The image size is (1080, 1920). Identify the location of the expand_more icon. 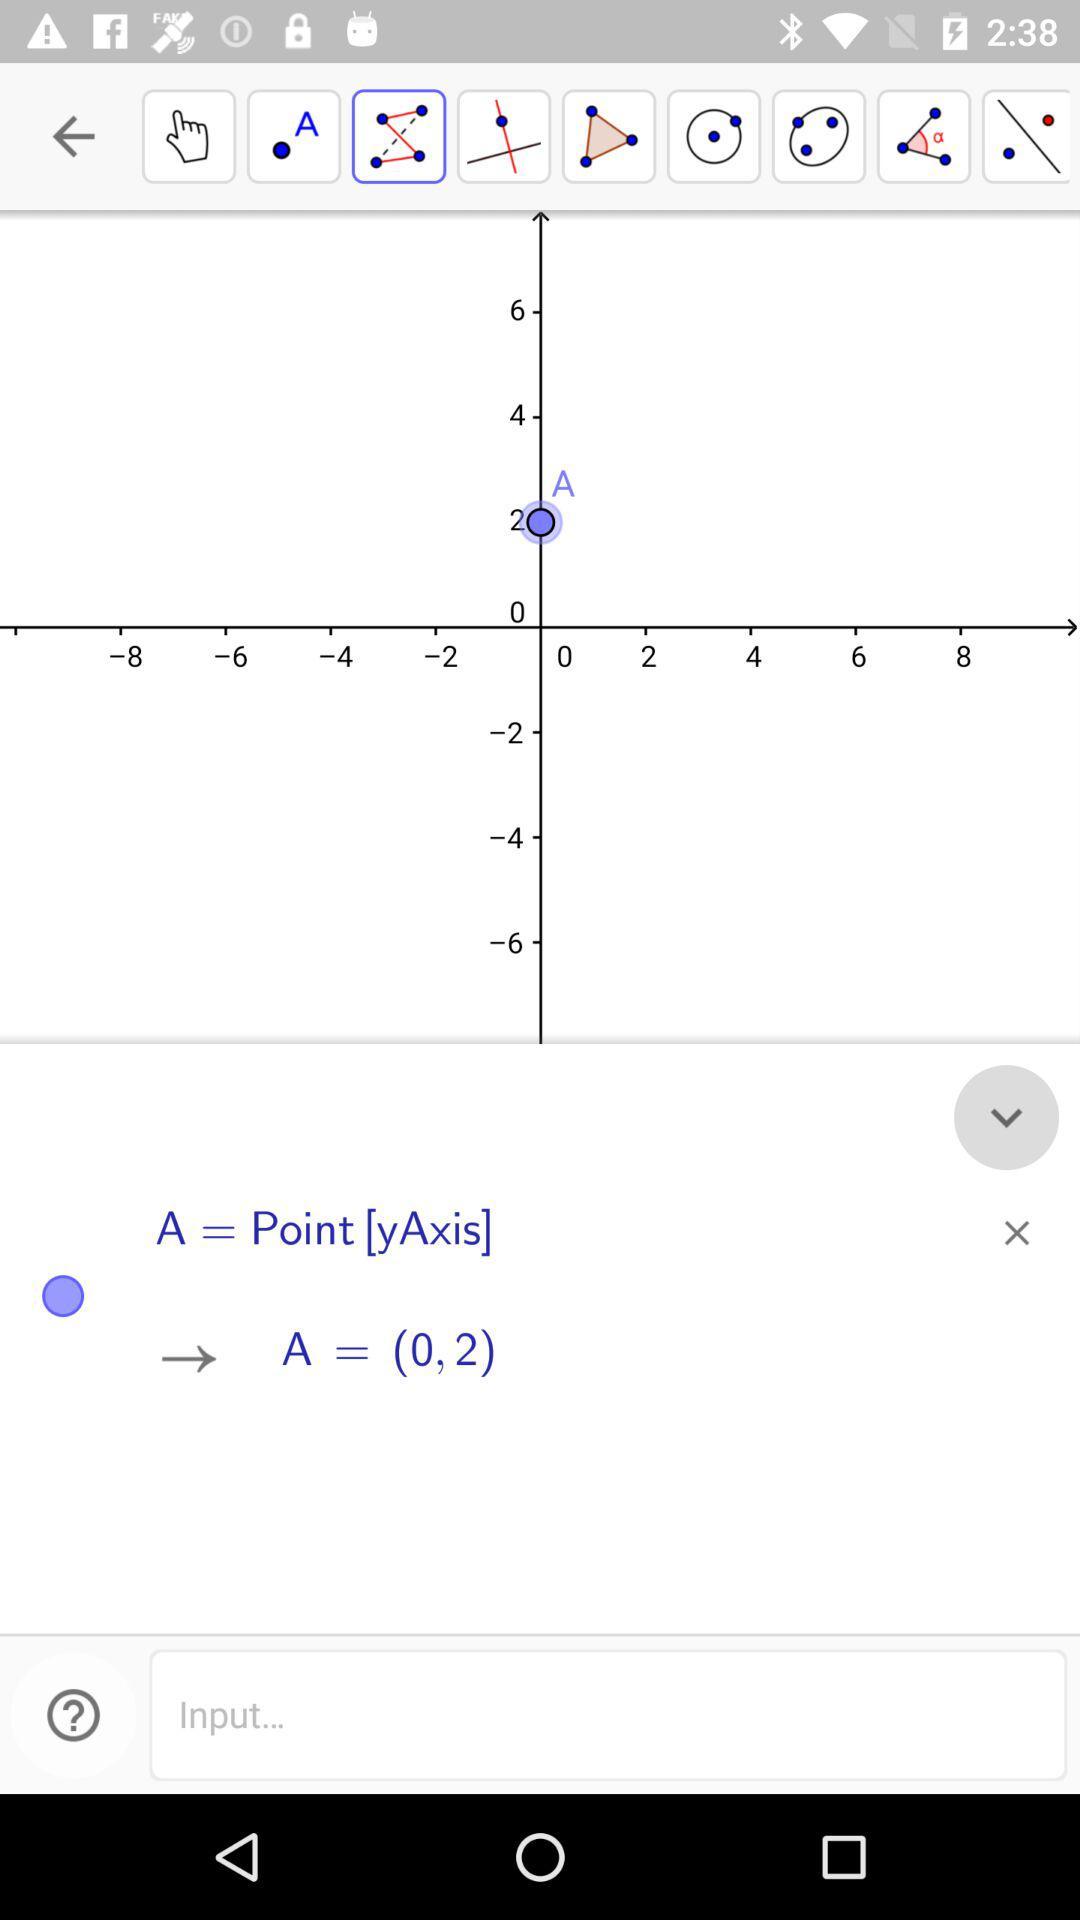
(1006, 1116).